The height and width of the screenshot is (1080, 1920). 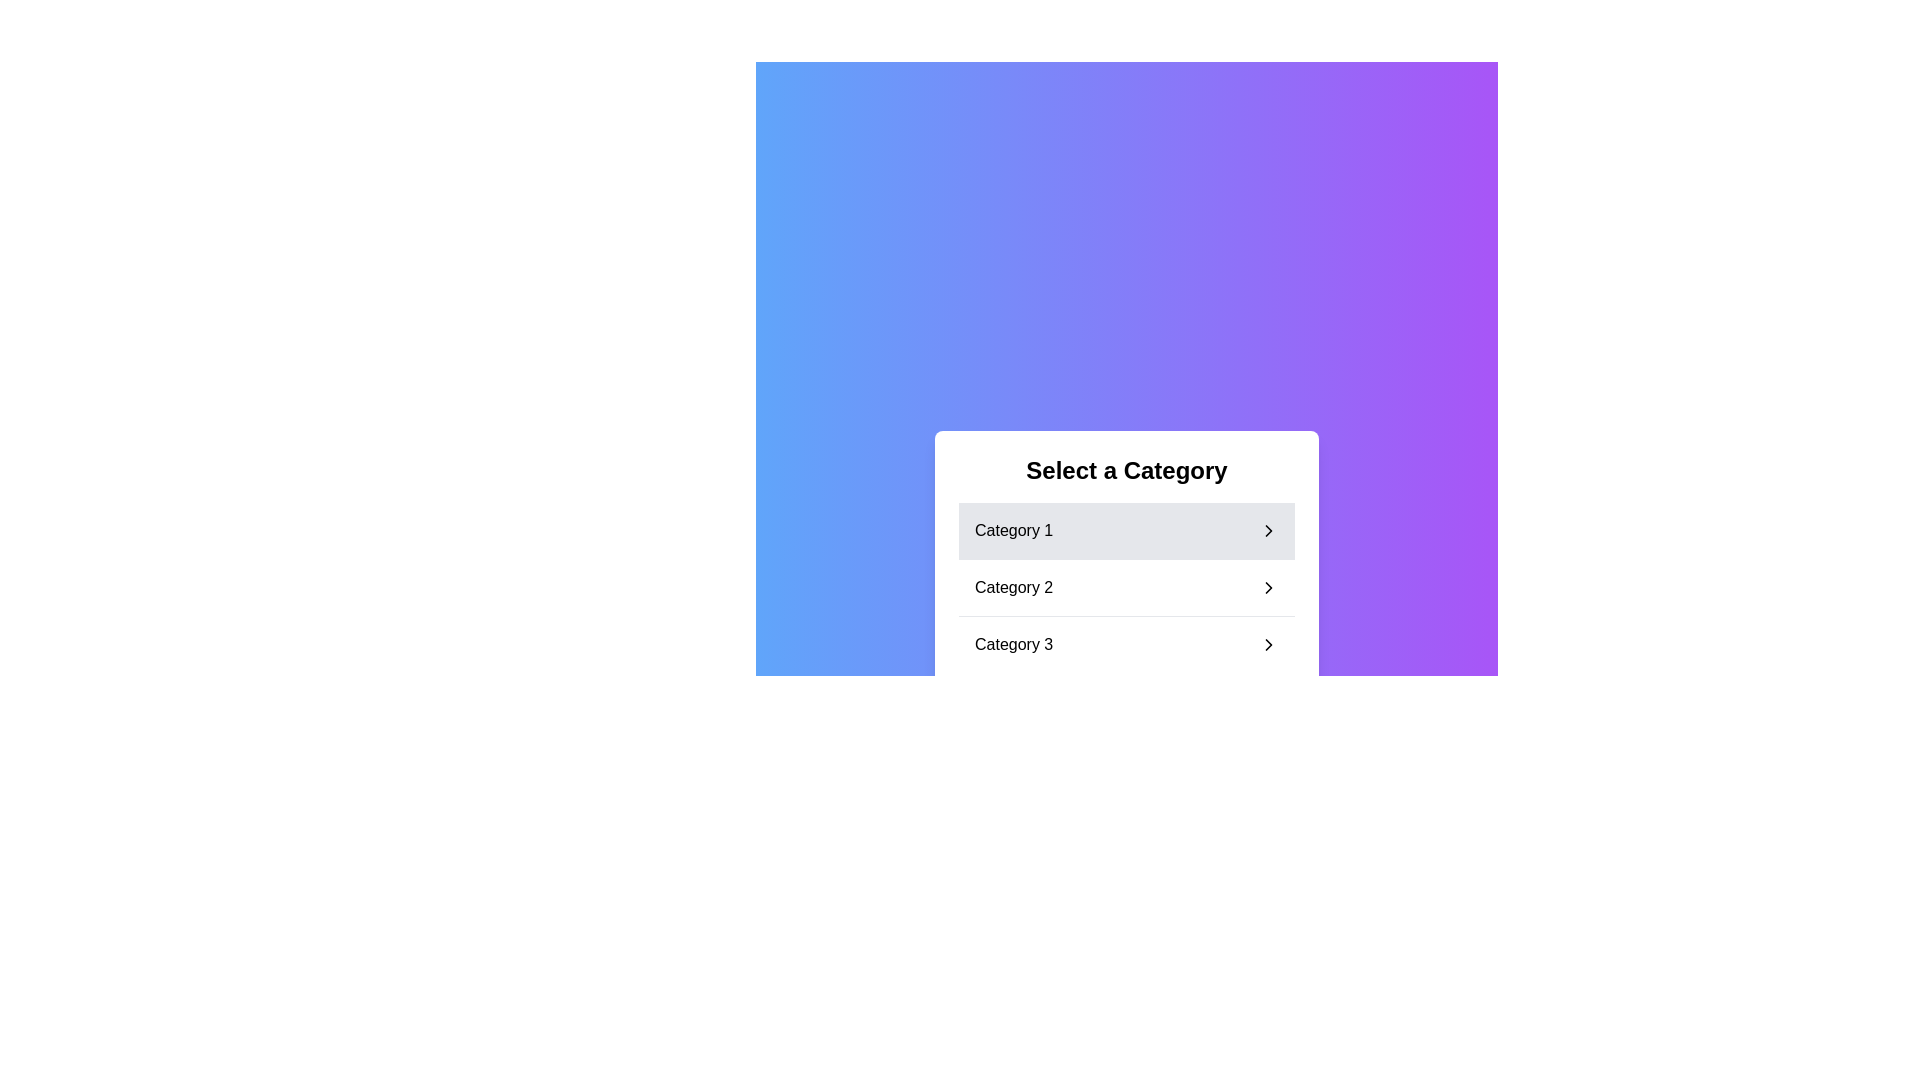 What do you see at coordinates (1267, 530) in the screenshot?
I see `the Chevron icon next to 'Category 1' in the first row of the vertically arranged list` at bounding box center [1267, 530].